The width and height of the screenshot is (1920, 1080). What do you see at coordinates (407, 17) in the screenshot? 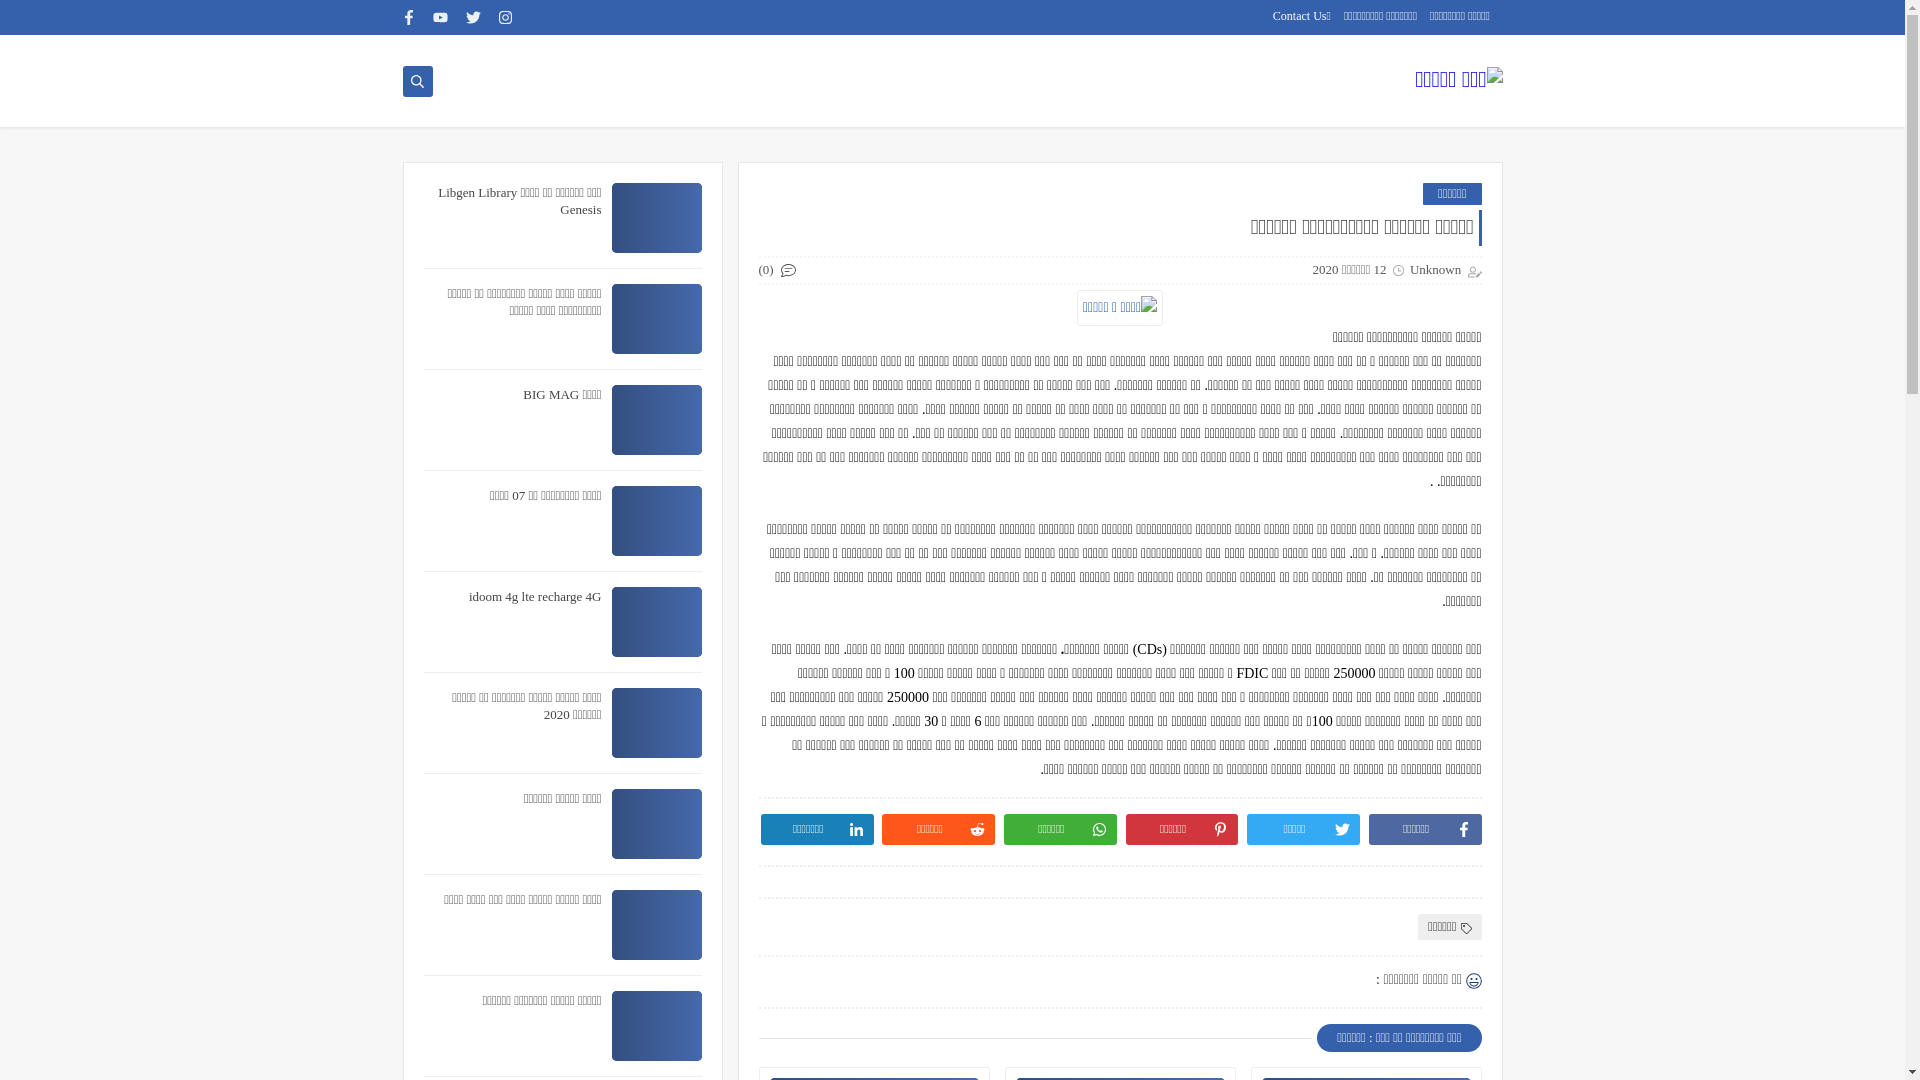
I see `'facebook'` at bounding box center [407, 17].